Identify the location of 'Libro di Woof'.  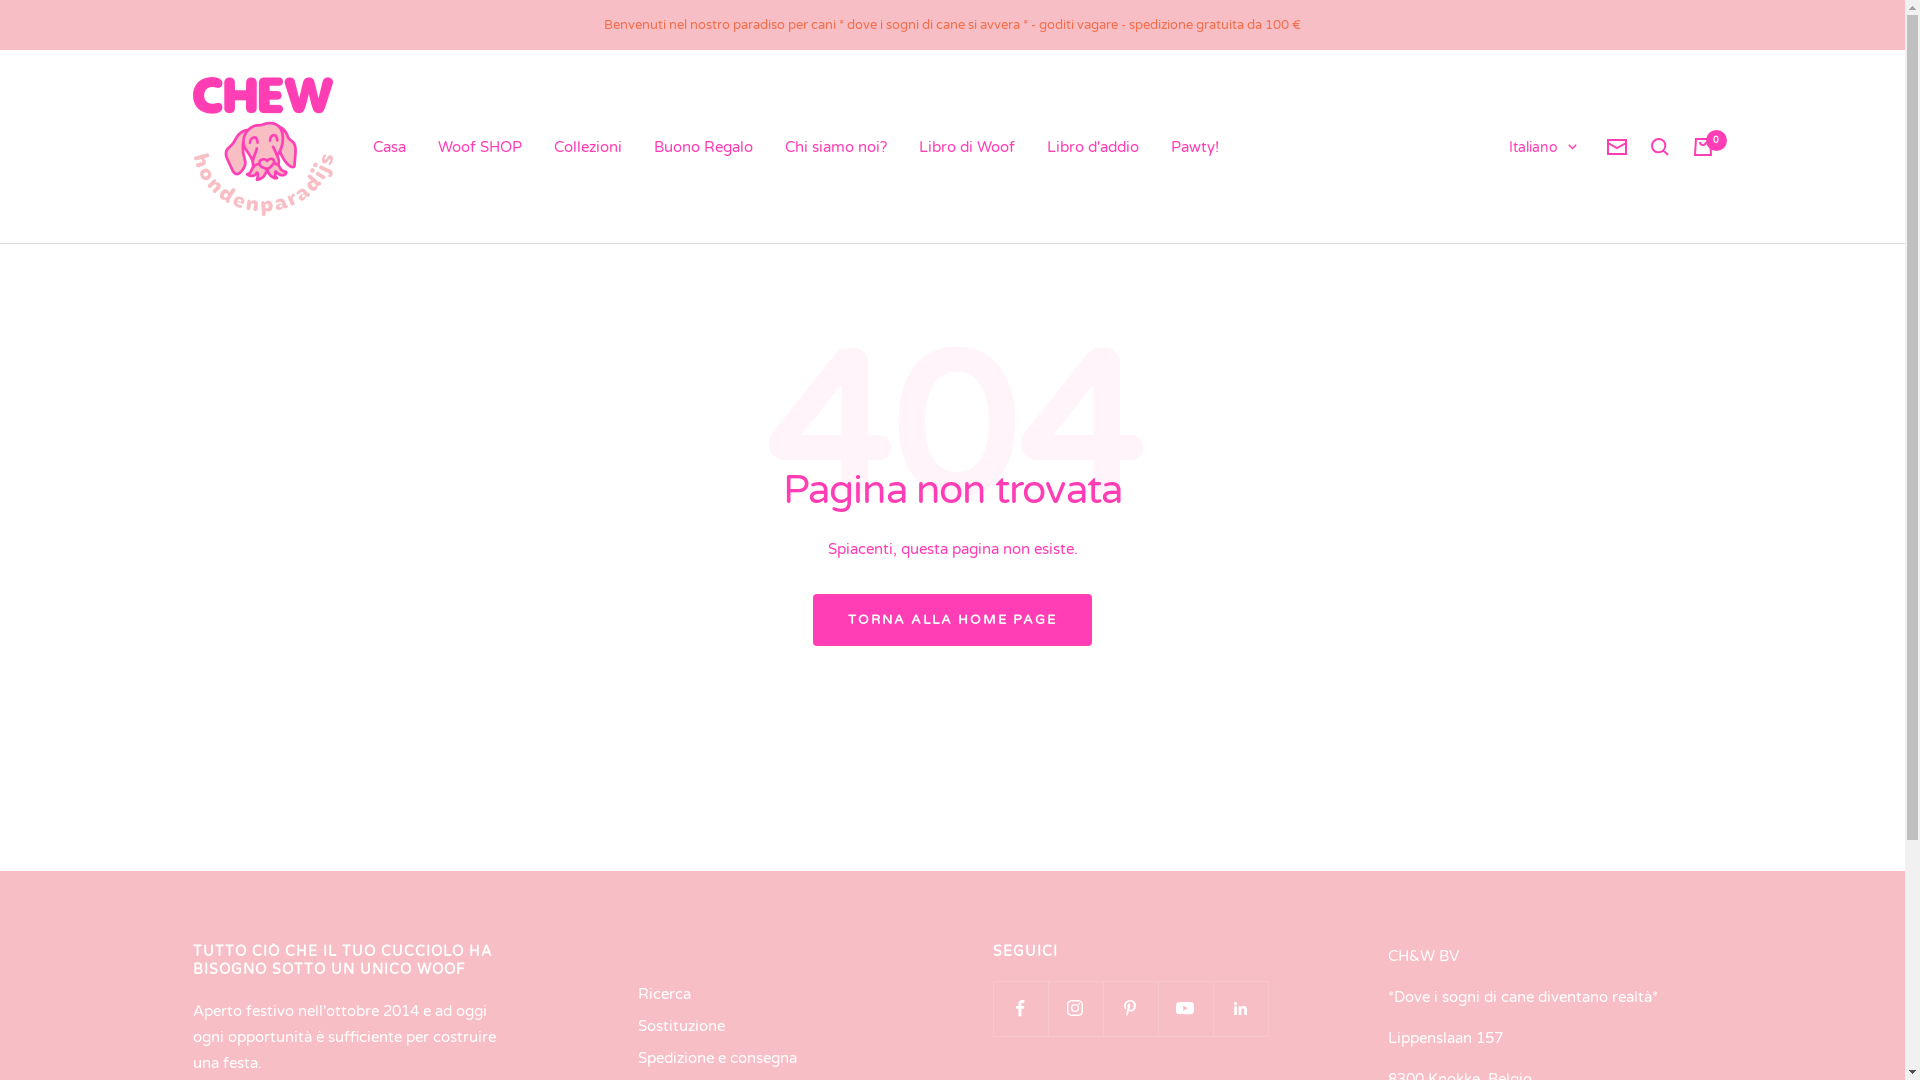
(965, 145).